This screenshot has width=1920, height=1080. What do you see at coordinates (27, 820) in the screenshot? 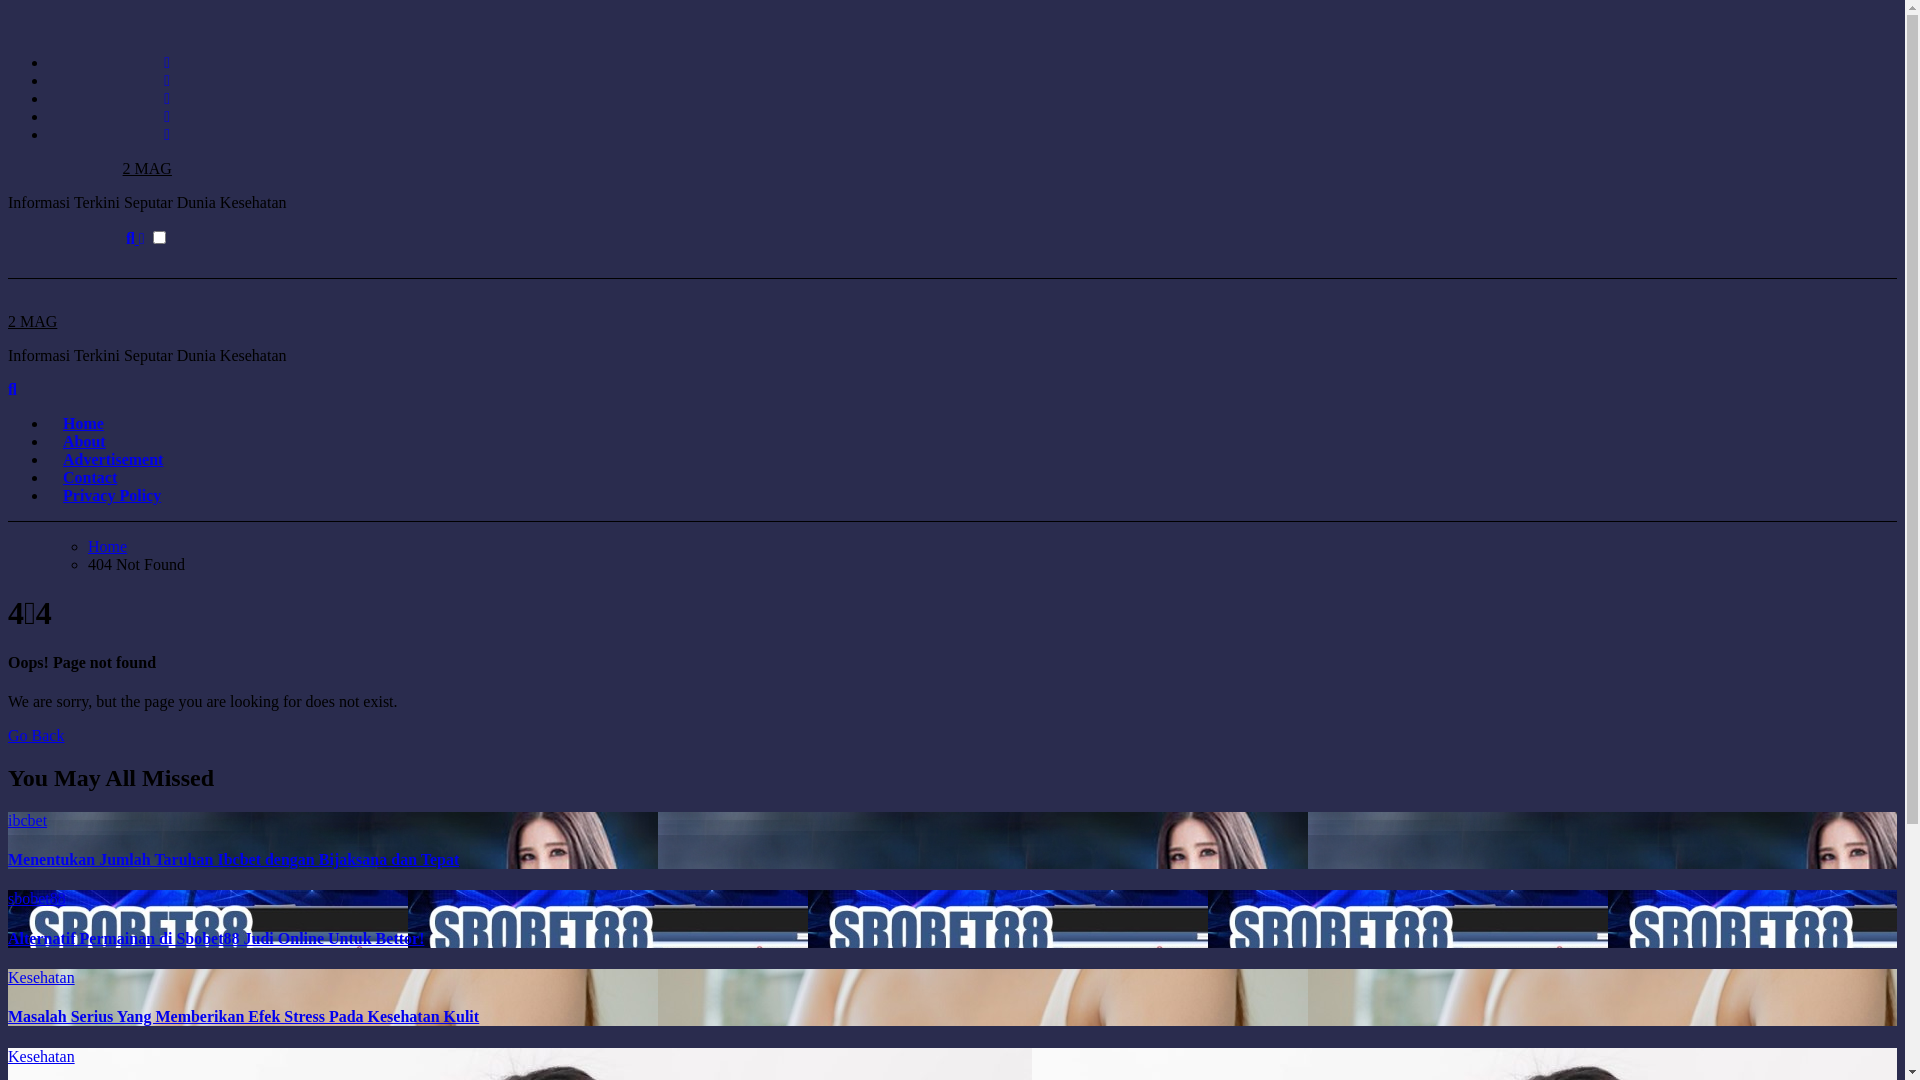
I see `'ibcbet'` at bounding box center [27, 820].